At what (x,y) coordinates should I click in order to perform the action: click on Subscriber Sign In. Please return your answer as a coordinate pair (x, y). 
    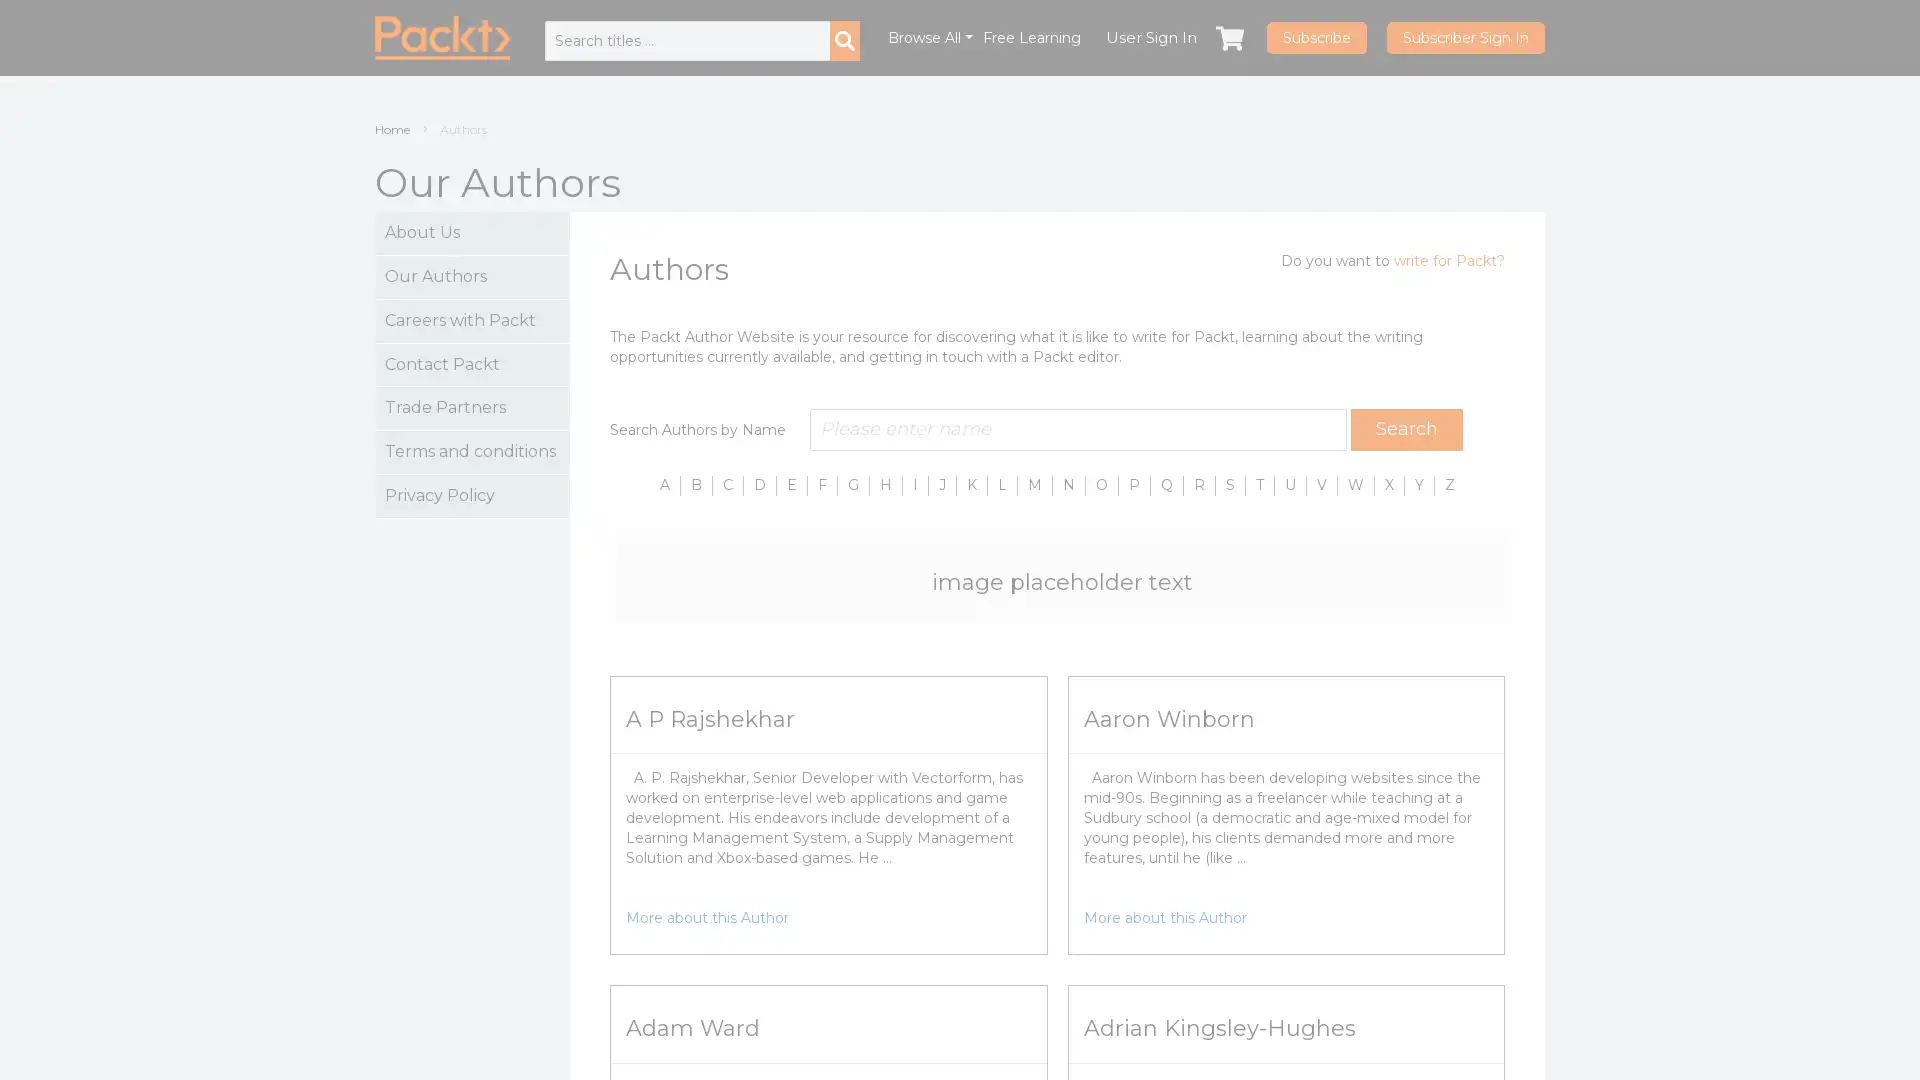
    Looking at the image, I should click on (1465, 38).